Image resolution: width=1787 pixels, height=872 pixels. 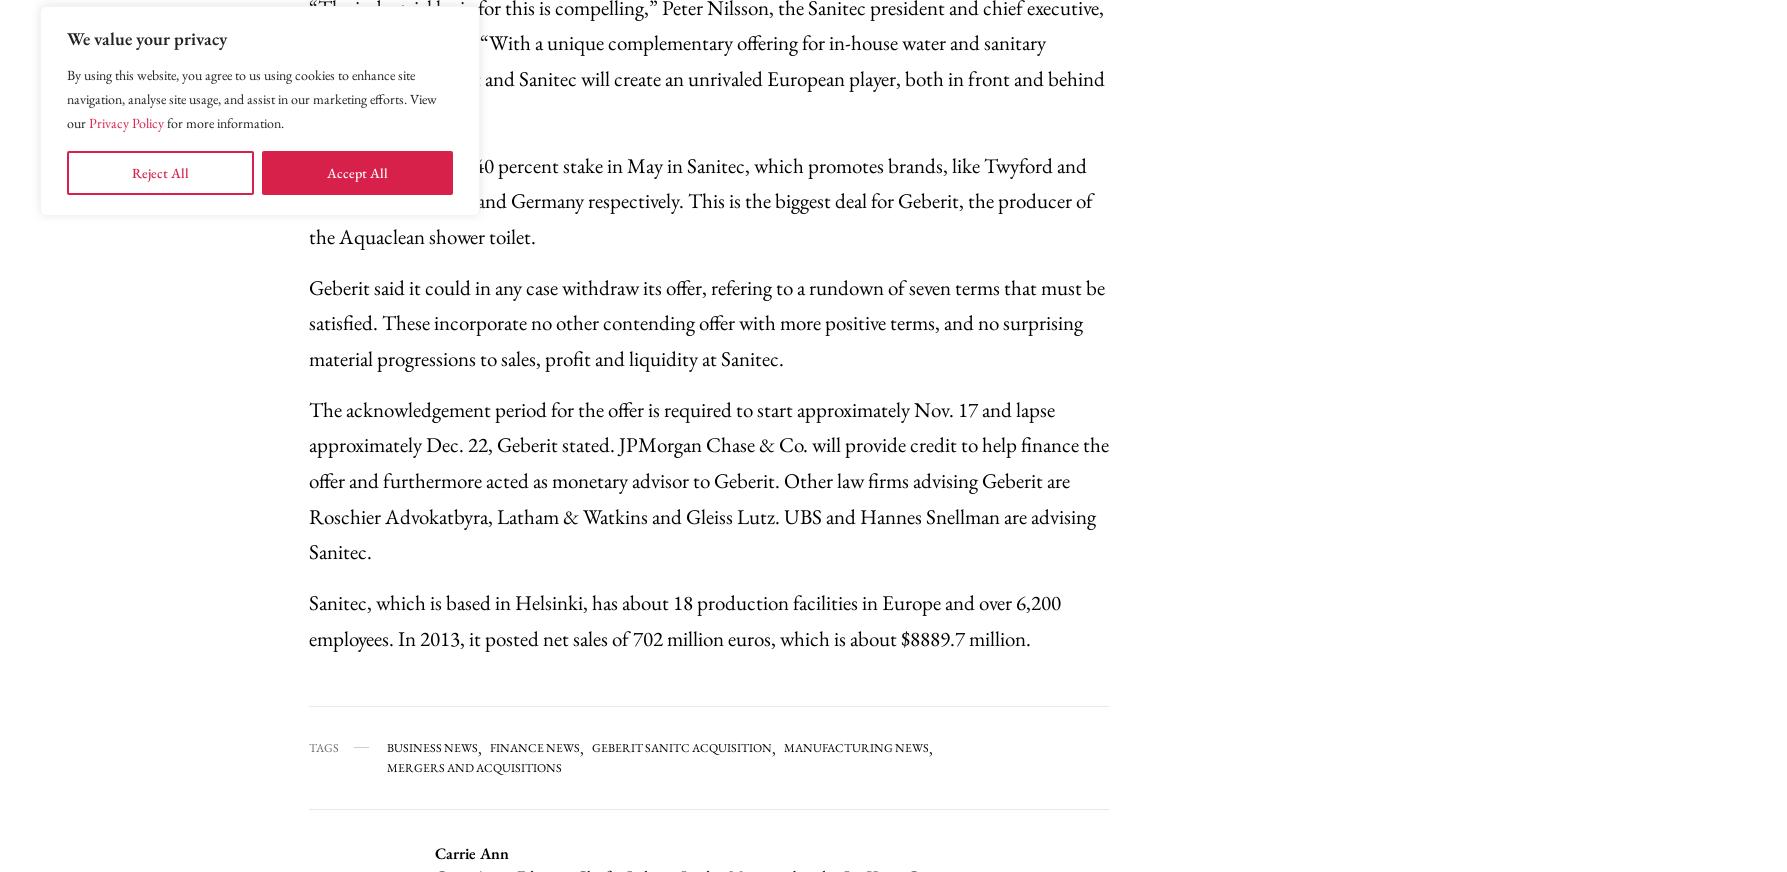 I want to click on 'Sanitec, which is based in Helsinki, has about 18 production facilities in Europe and over 6,200 employees. In 2013, it posted net sales of 702 million euros, which is about $8889.7 million.', so click(x=683, y=619).